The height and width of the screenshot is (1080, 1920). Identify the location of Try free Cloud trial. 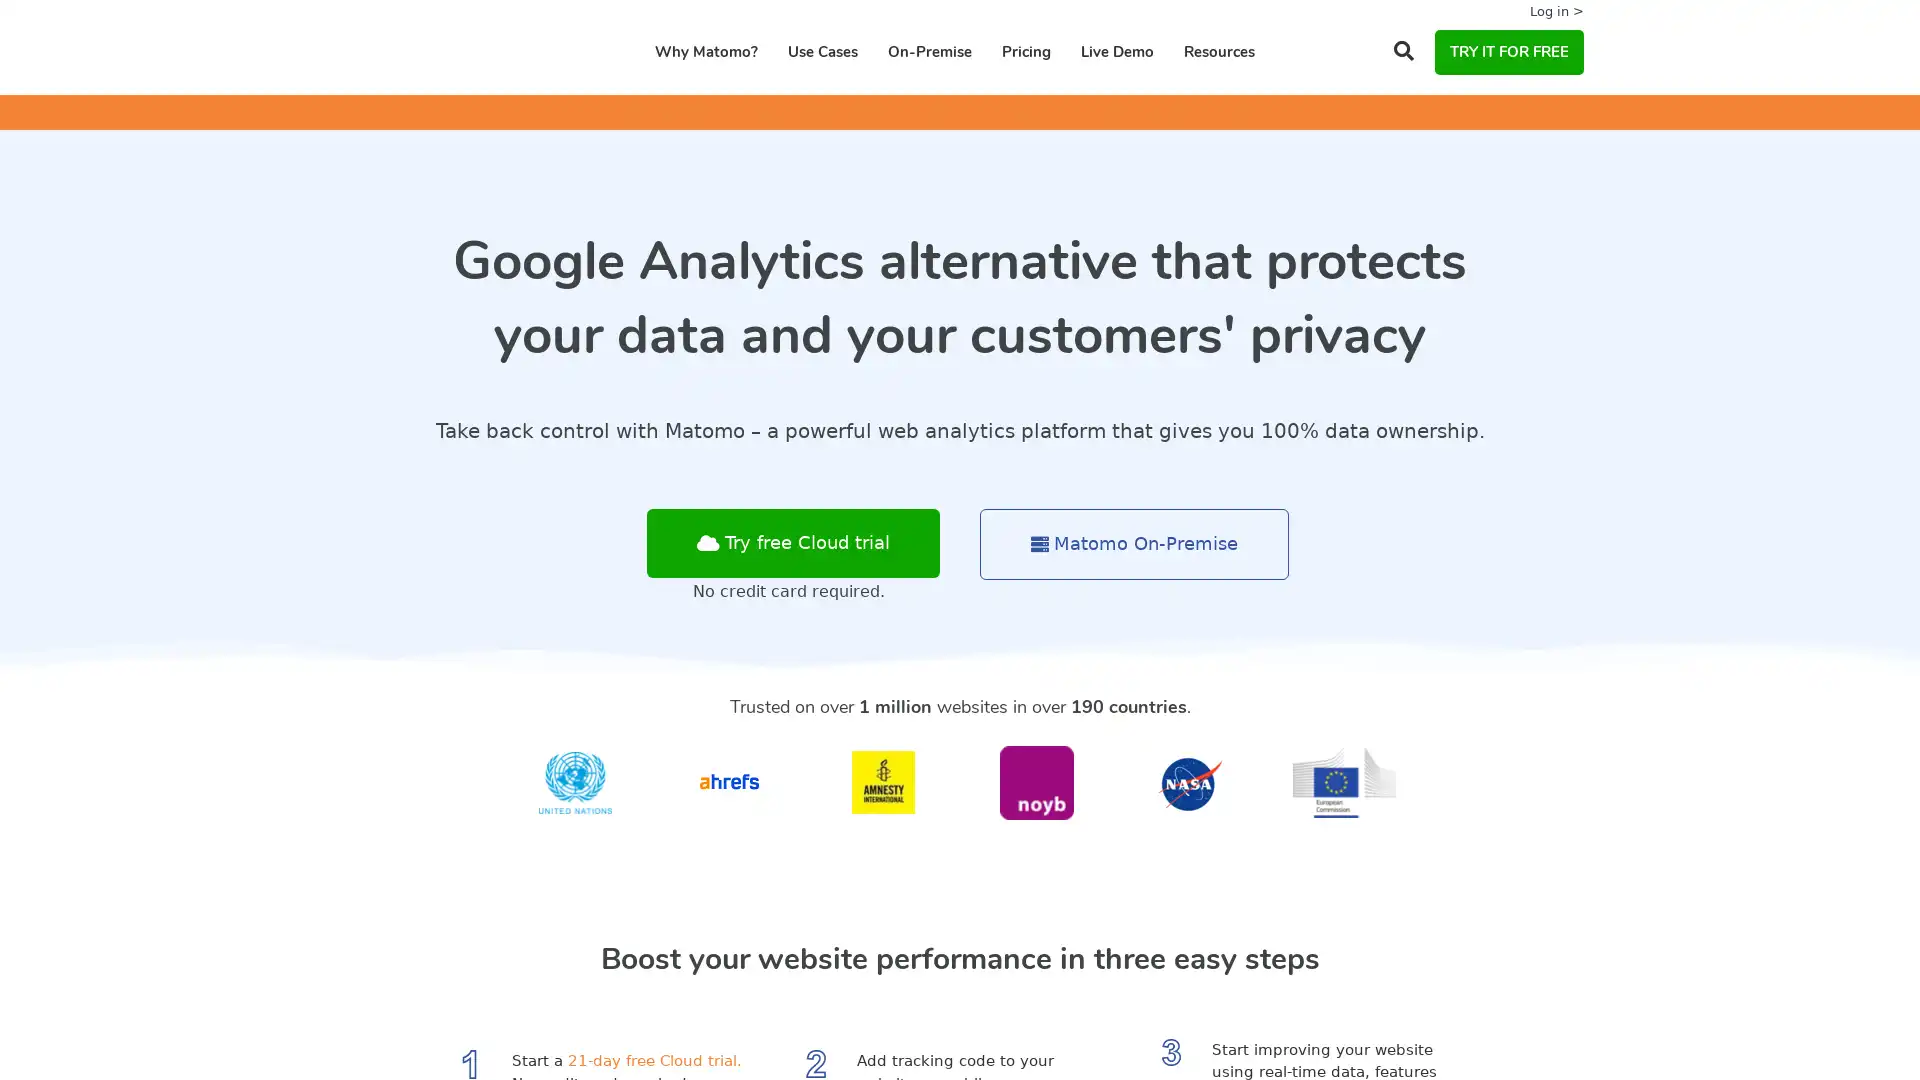
(792, 543).